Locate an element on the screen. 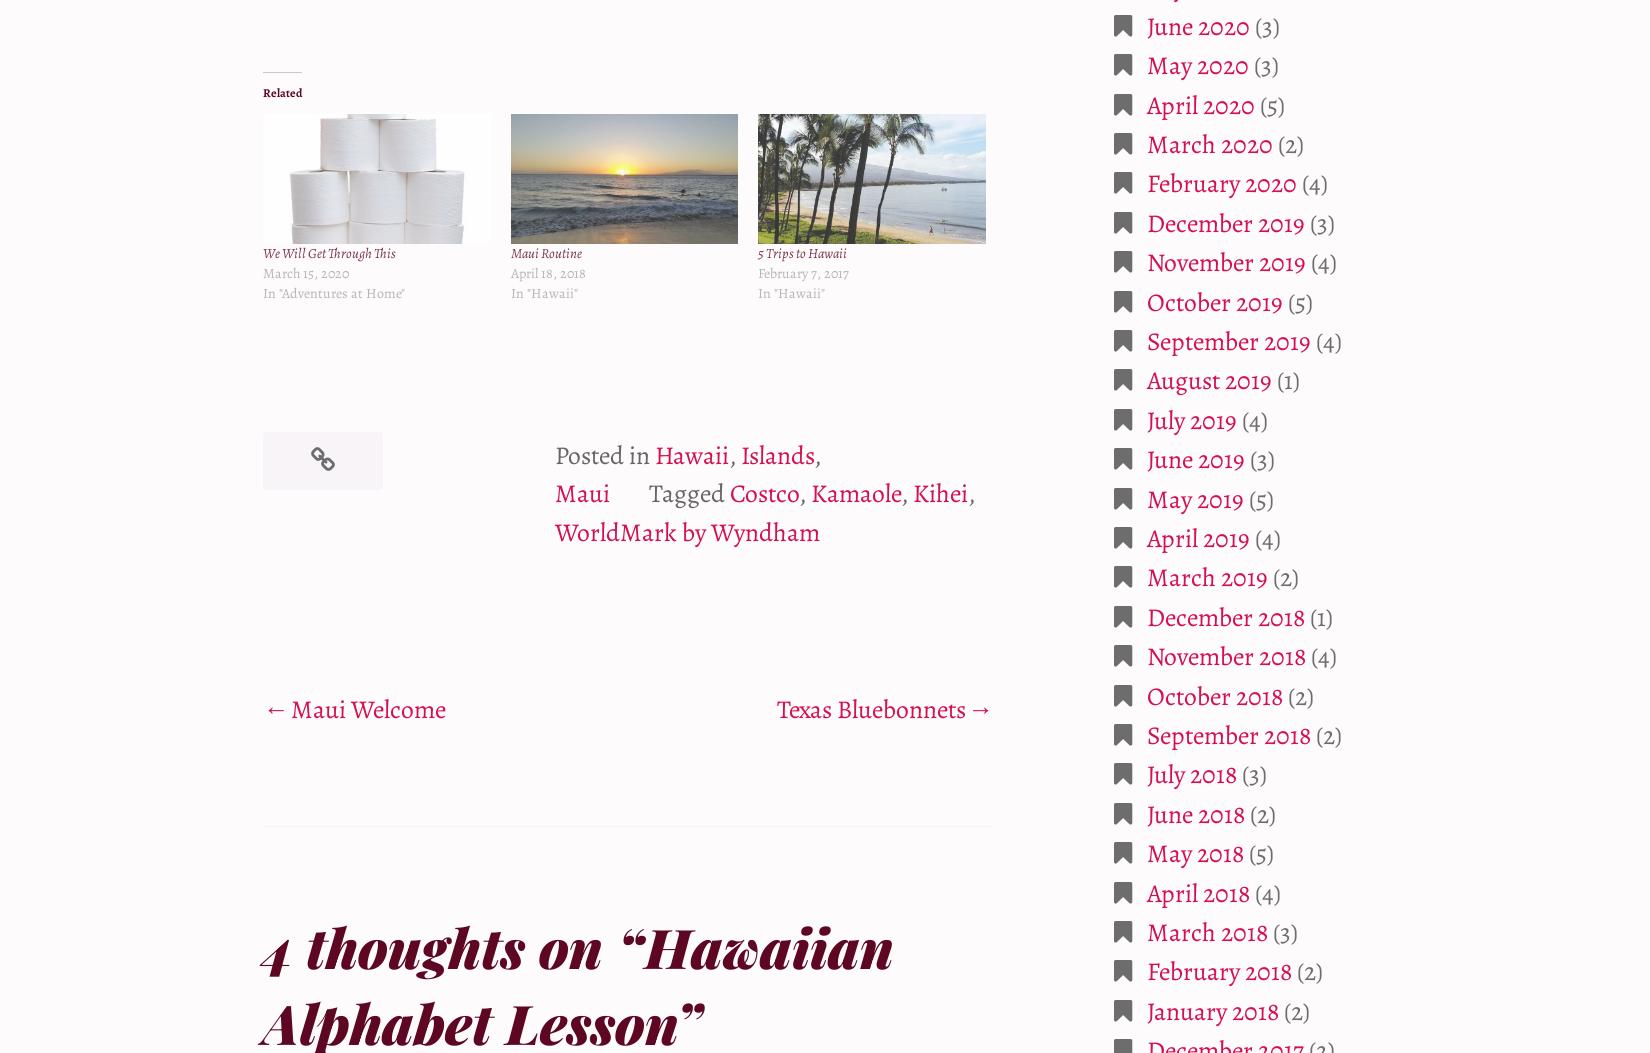 This screenshot has width=1650, height=1053. 'August 2019' is located at coordinates (1147, 379).